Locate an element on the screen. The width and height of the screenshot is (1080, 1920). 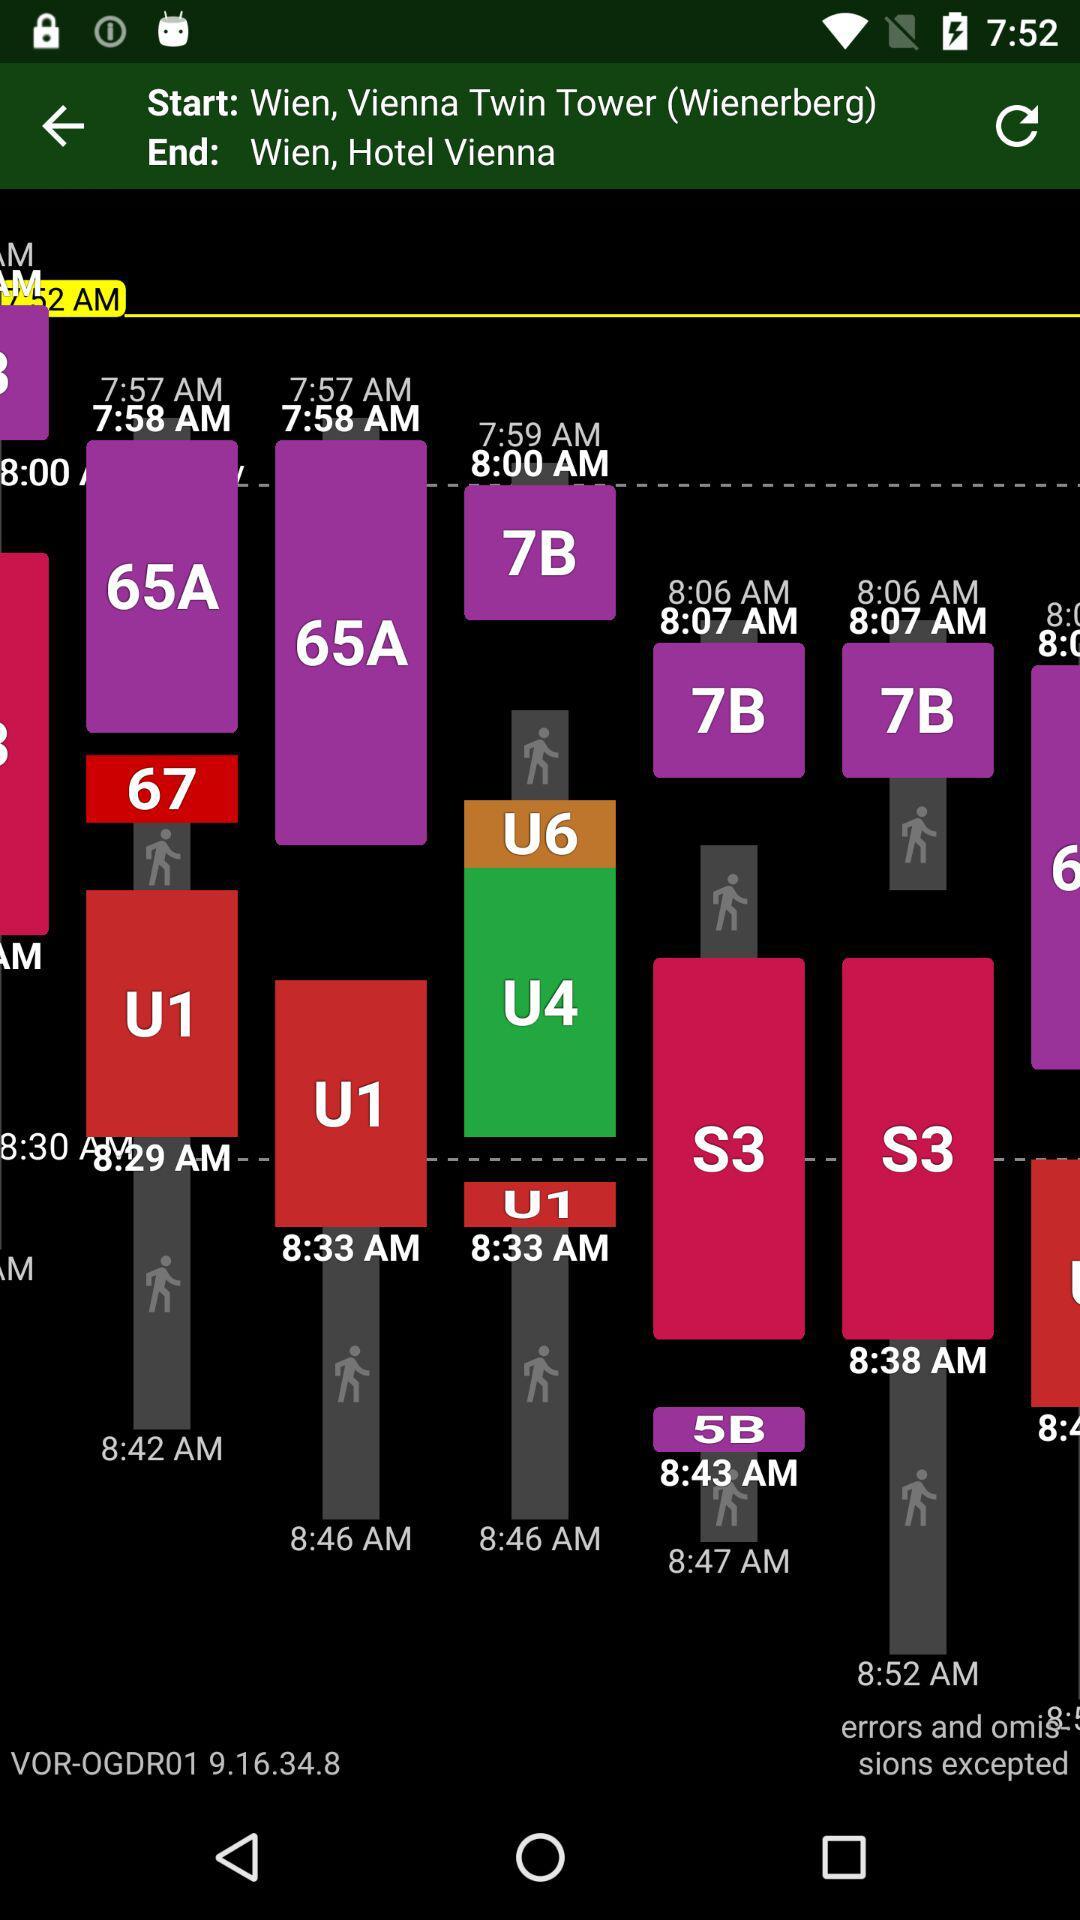
item to the left of the start: item is located at coordinates (61, 124).